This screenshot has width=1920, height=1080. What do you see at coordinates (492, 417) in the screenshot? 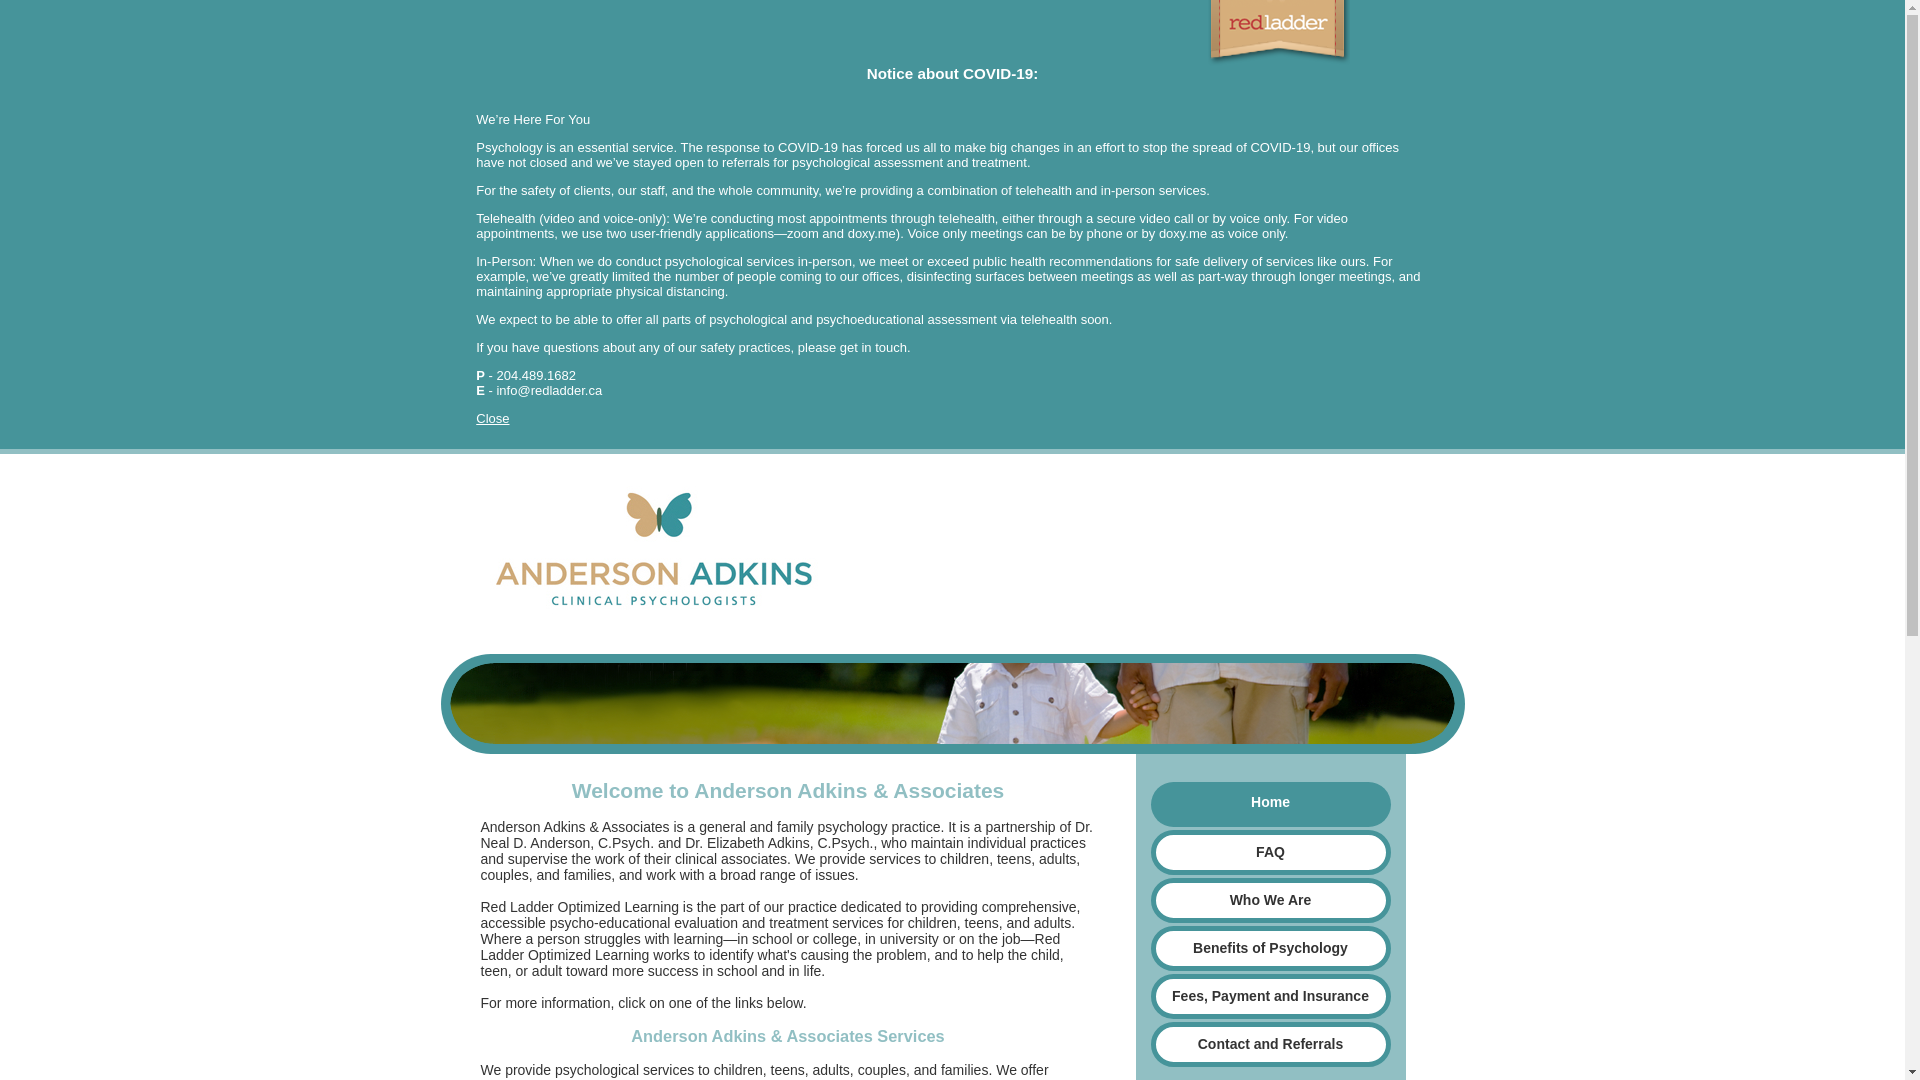
I see `'Close'` at bounding box center [492, 417].